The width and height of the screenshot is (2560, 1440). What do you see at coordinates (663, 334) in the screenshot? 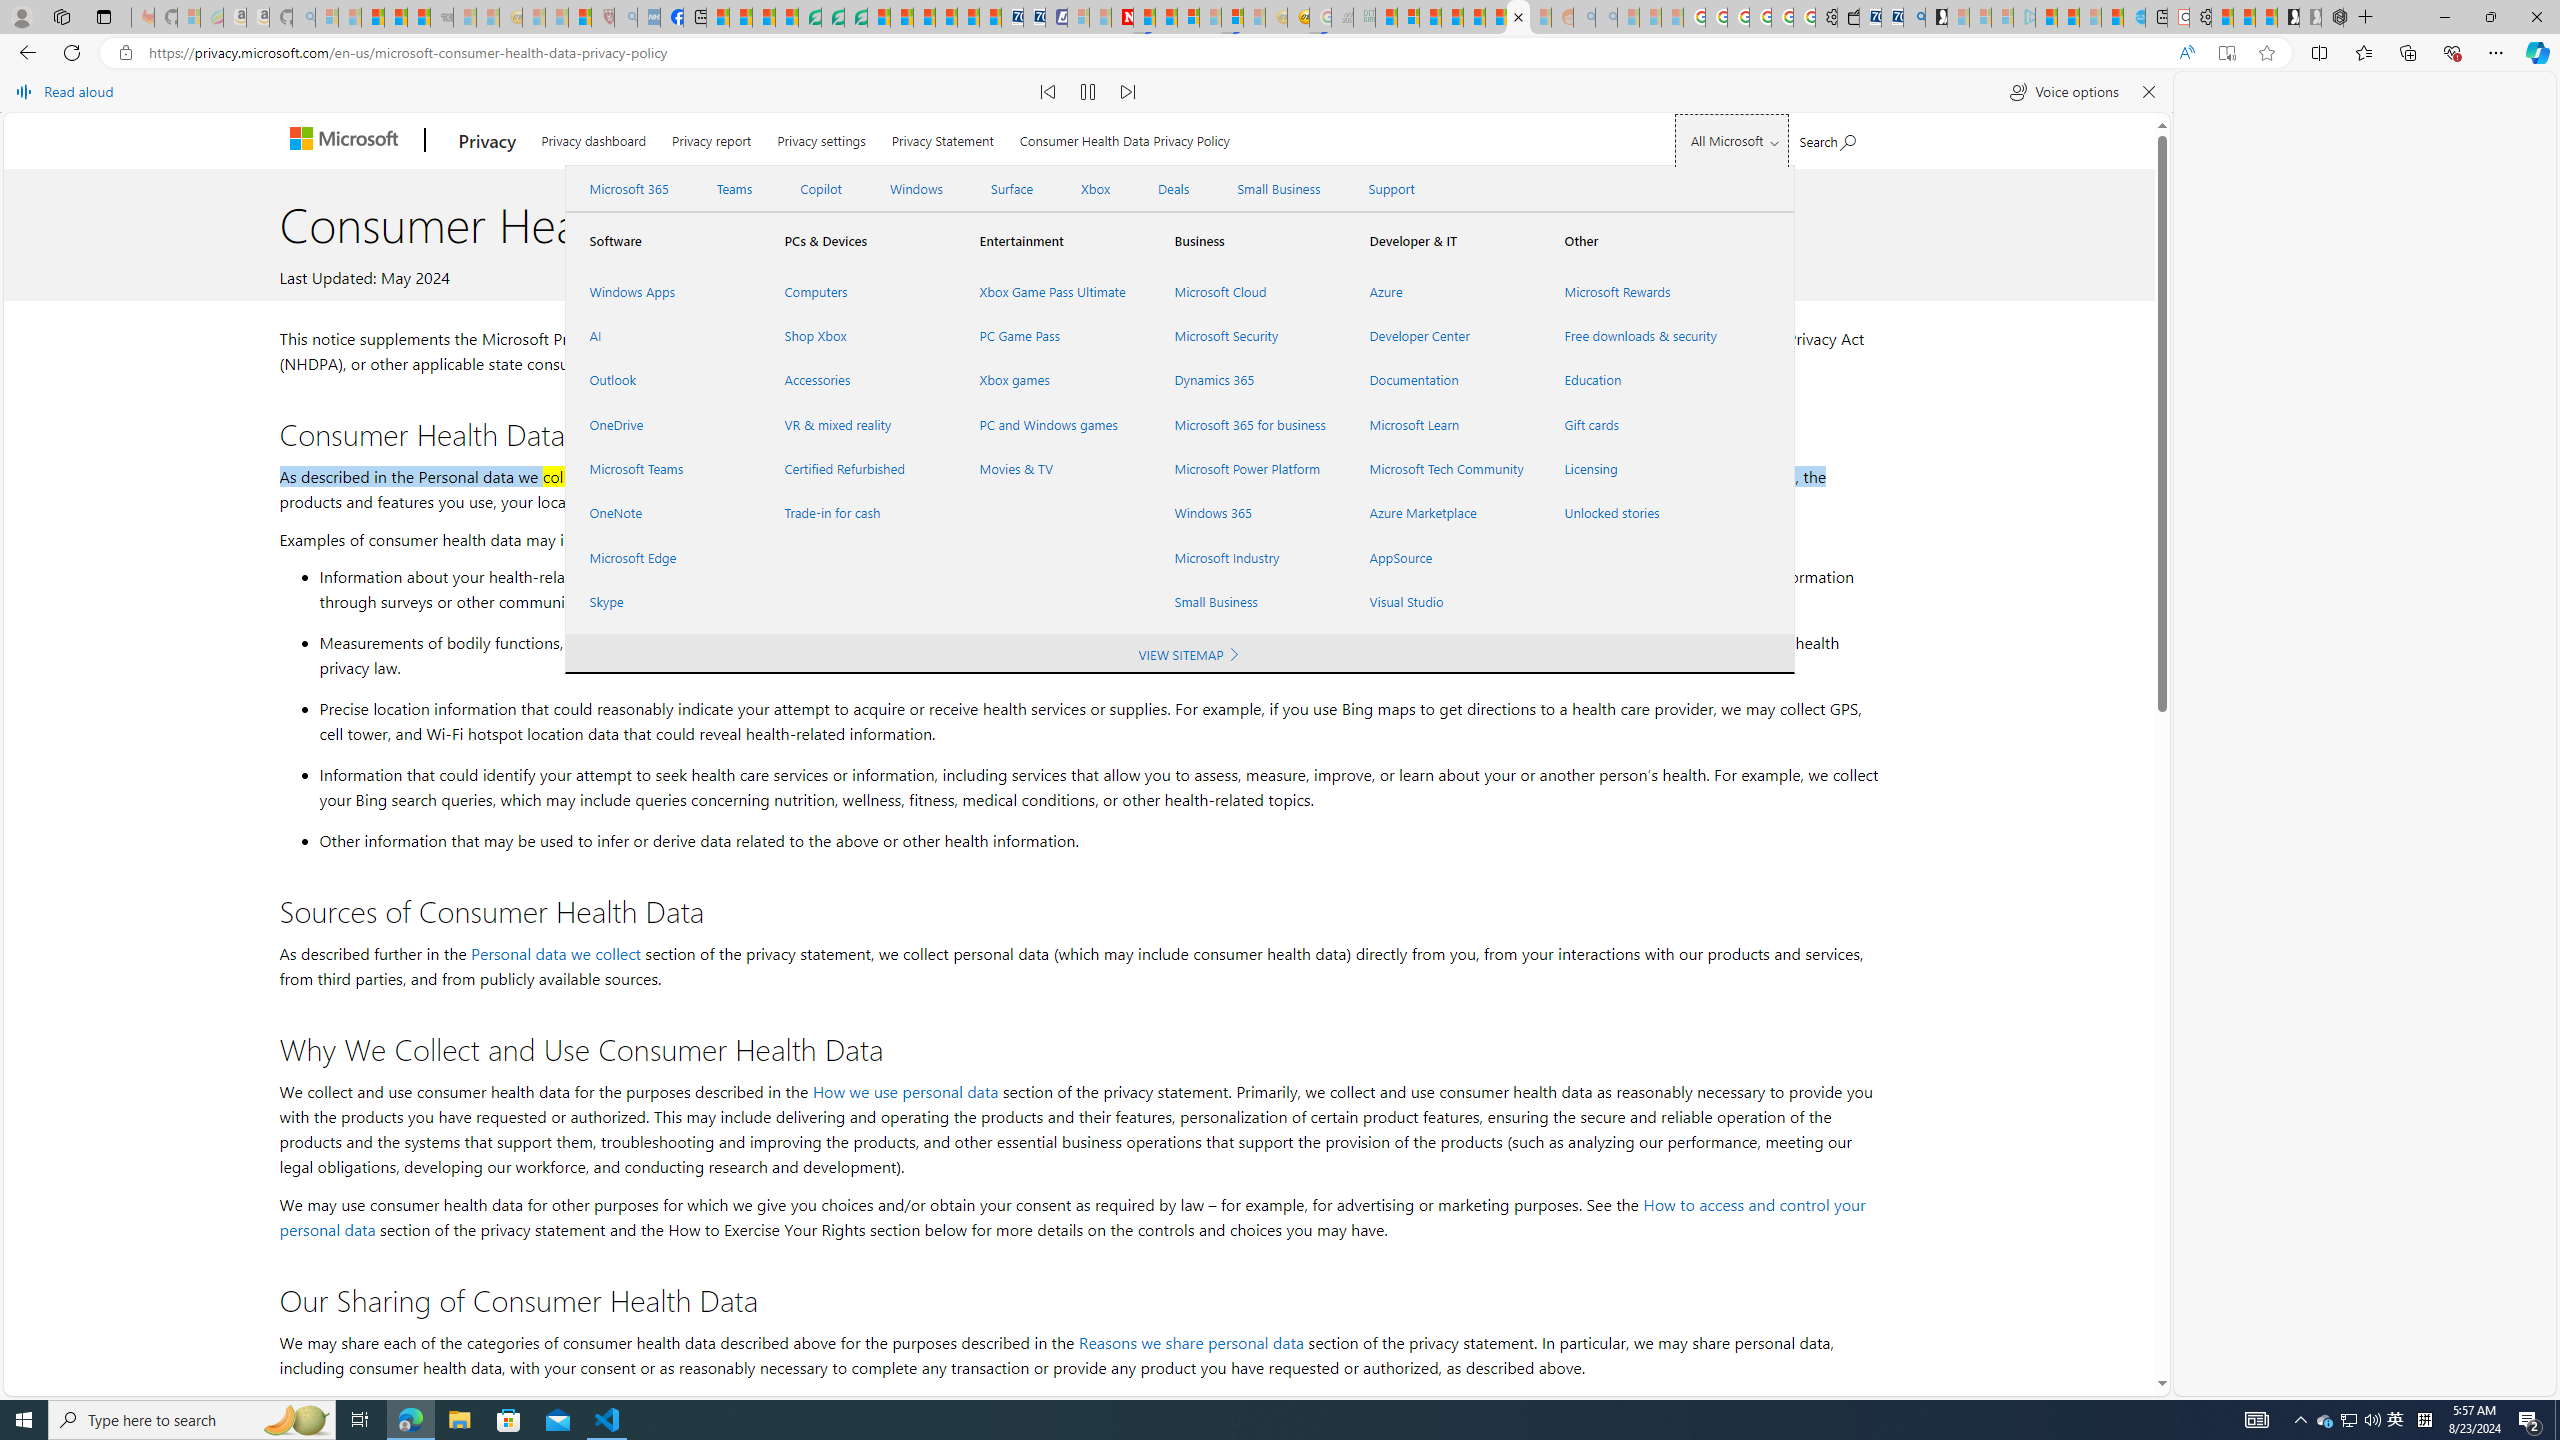
I see `'AI'` at bounding box center [663, 334].